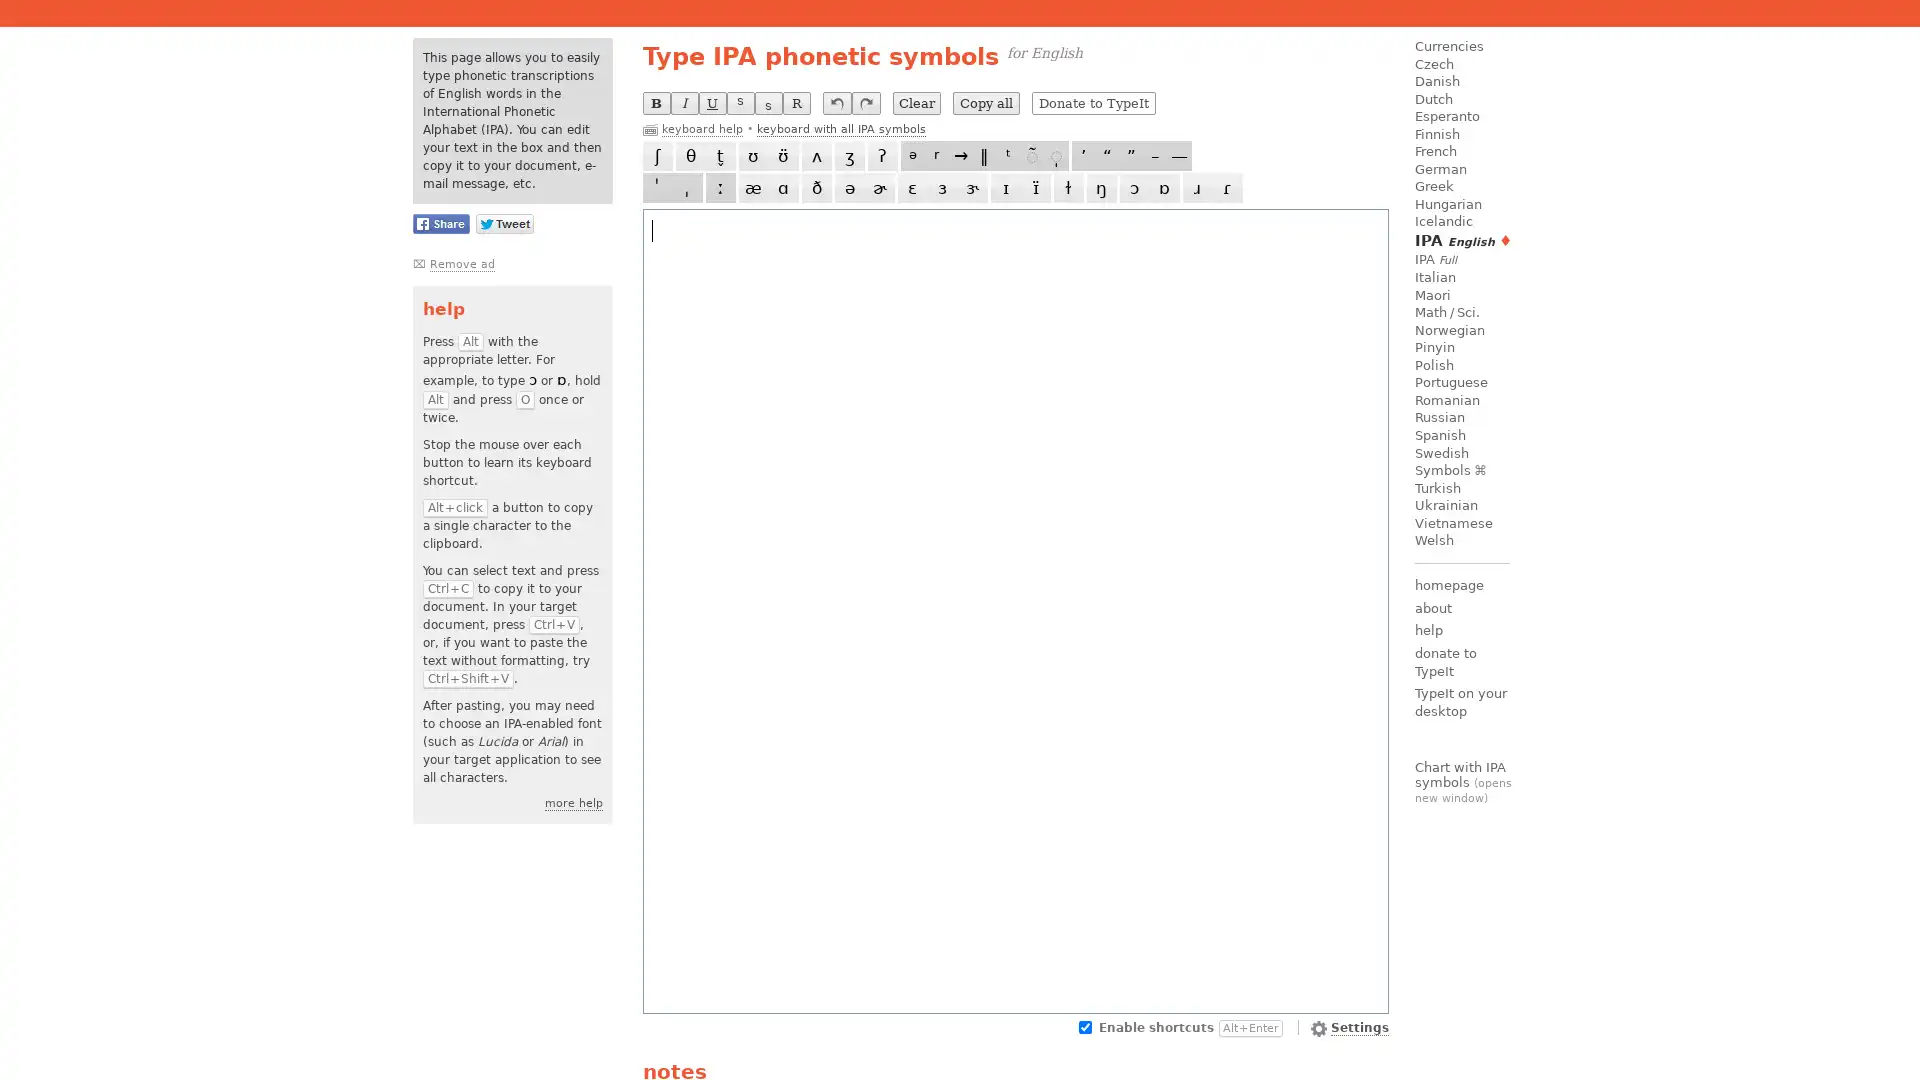 The width and height of the screenshot is (1920, 1080). What do you see at coordinates (711, 103) in the screenshot?
I see `U` at bounding box center [711, 103].